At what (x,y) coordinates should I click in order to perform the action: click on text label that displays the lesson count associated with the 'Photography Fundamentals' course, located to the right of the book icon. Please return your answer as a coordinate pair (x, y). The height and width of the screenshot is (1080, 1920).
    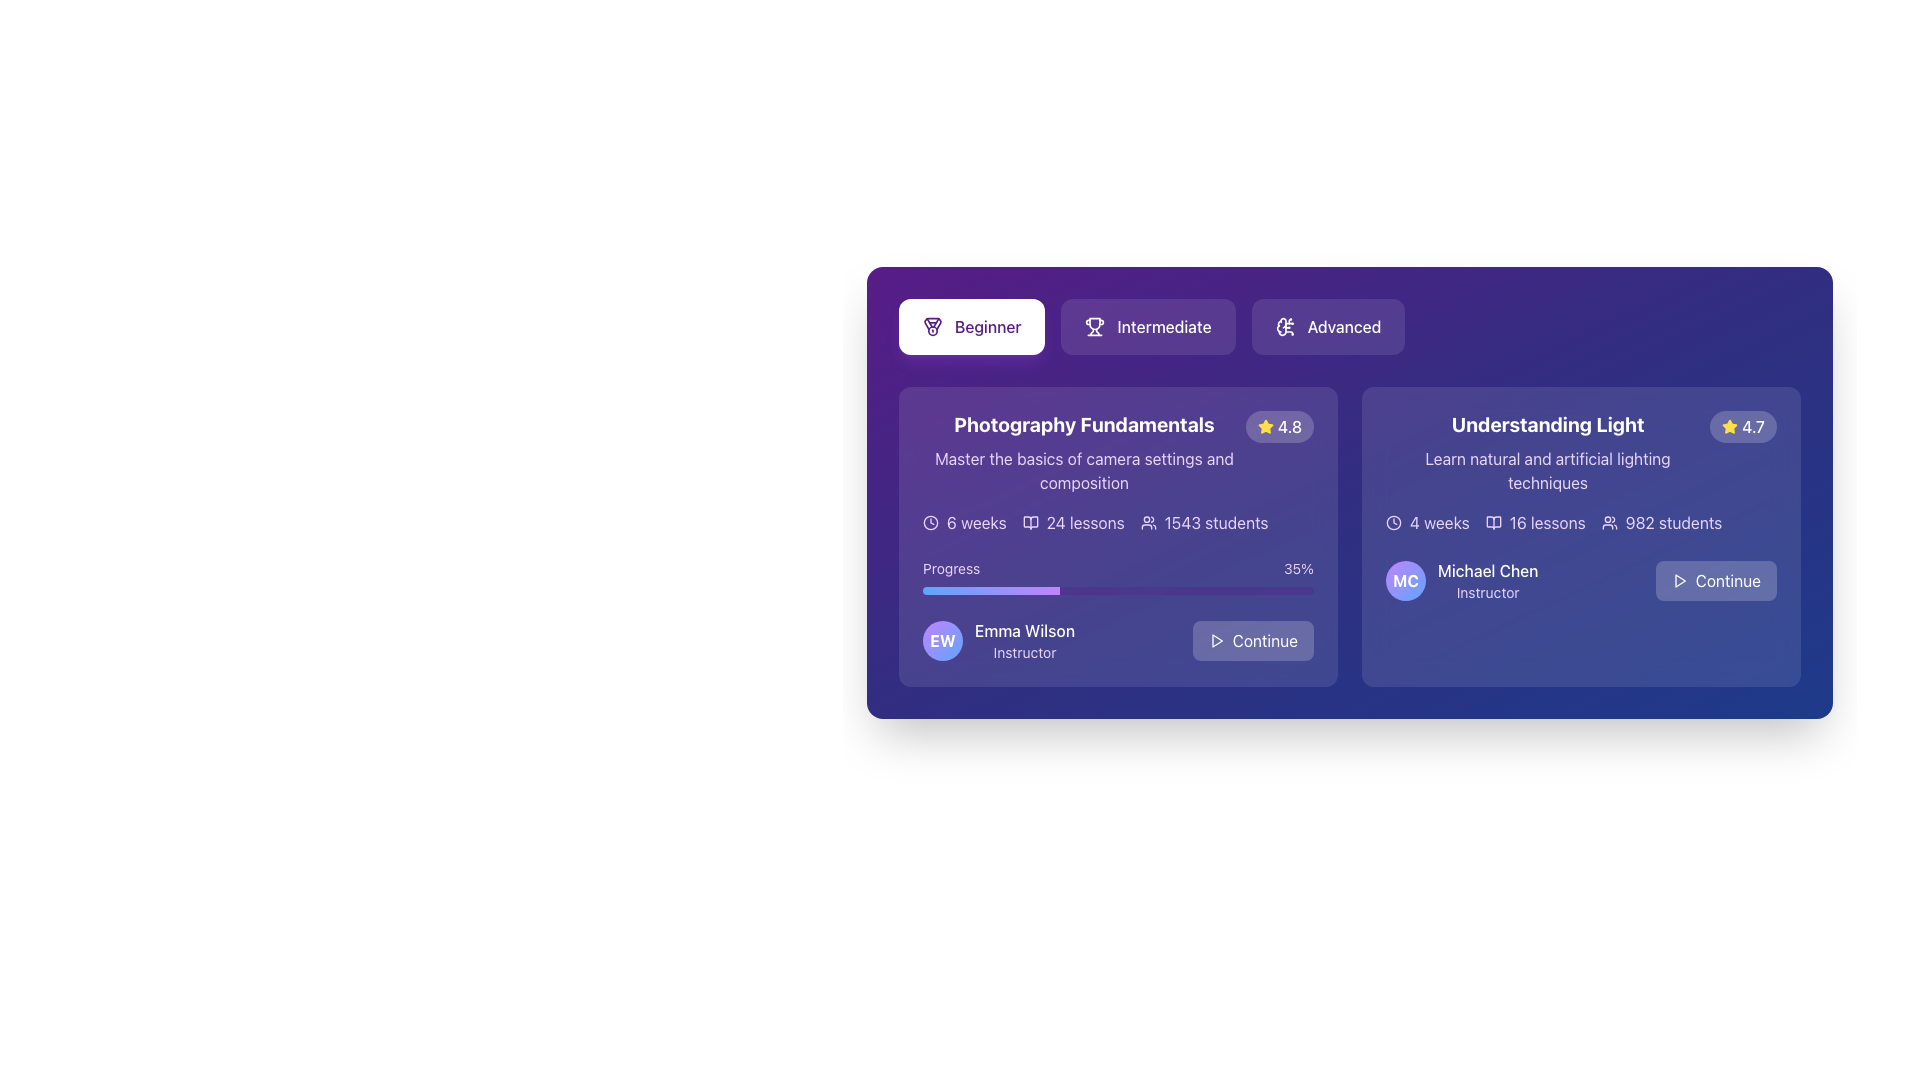
    Looking at the image, I should click on (1084, 522).